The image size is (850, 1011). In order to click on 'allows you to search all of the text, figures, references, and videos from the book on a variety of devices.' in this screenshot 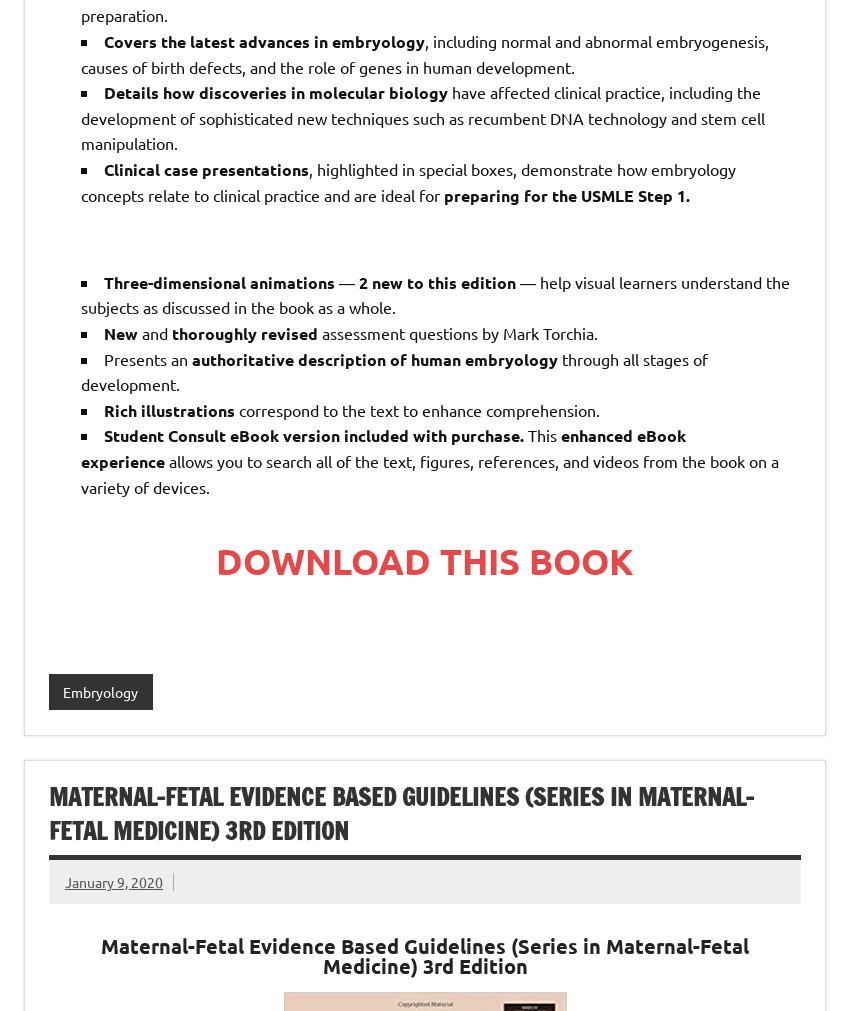, I will do `click(429, 472)`.